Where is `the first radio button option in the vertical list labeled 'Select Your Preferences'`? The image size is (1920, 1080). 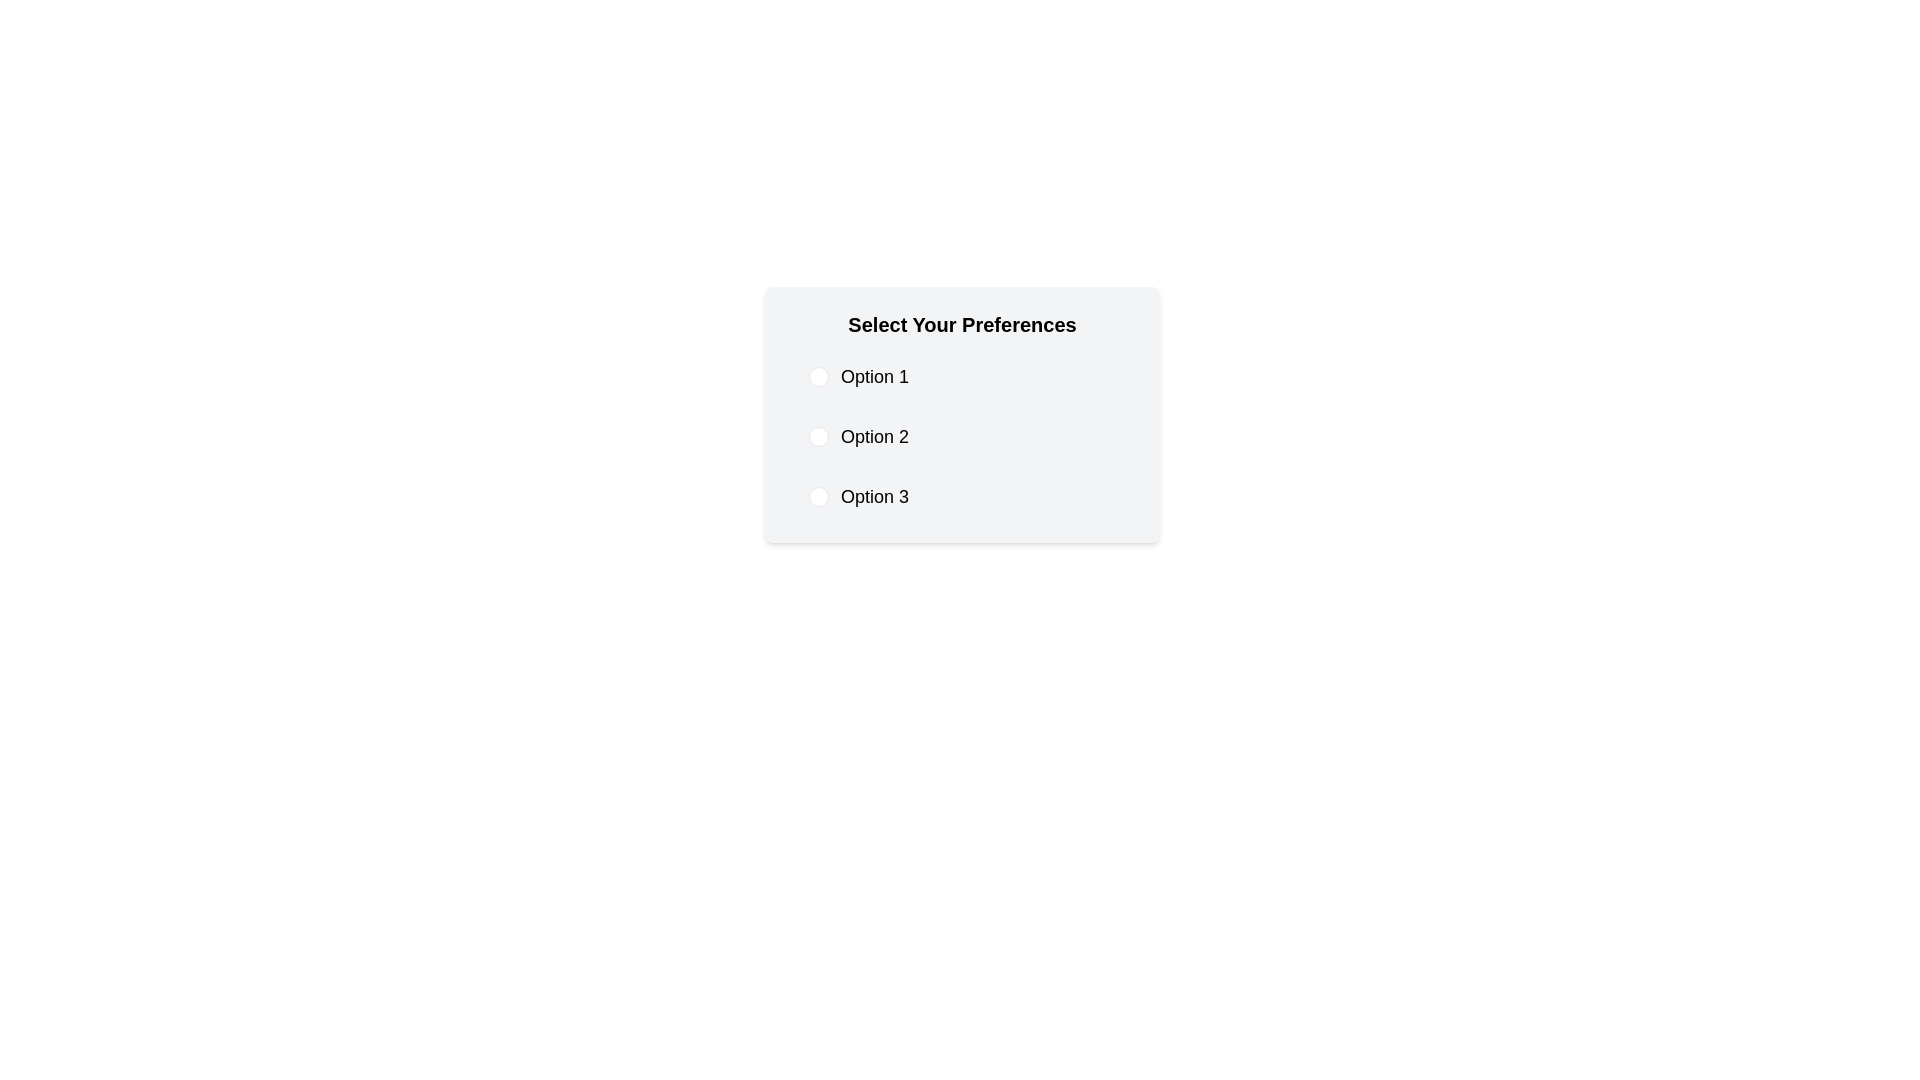 the first radio button option in the vertical list labeled 'Select Your Preferences' is located at coordinates (962, 377).